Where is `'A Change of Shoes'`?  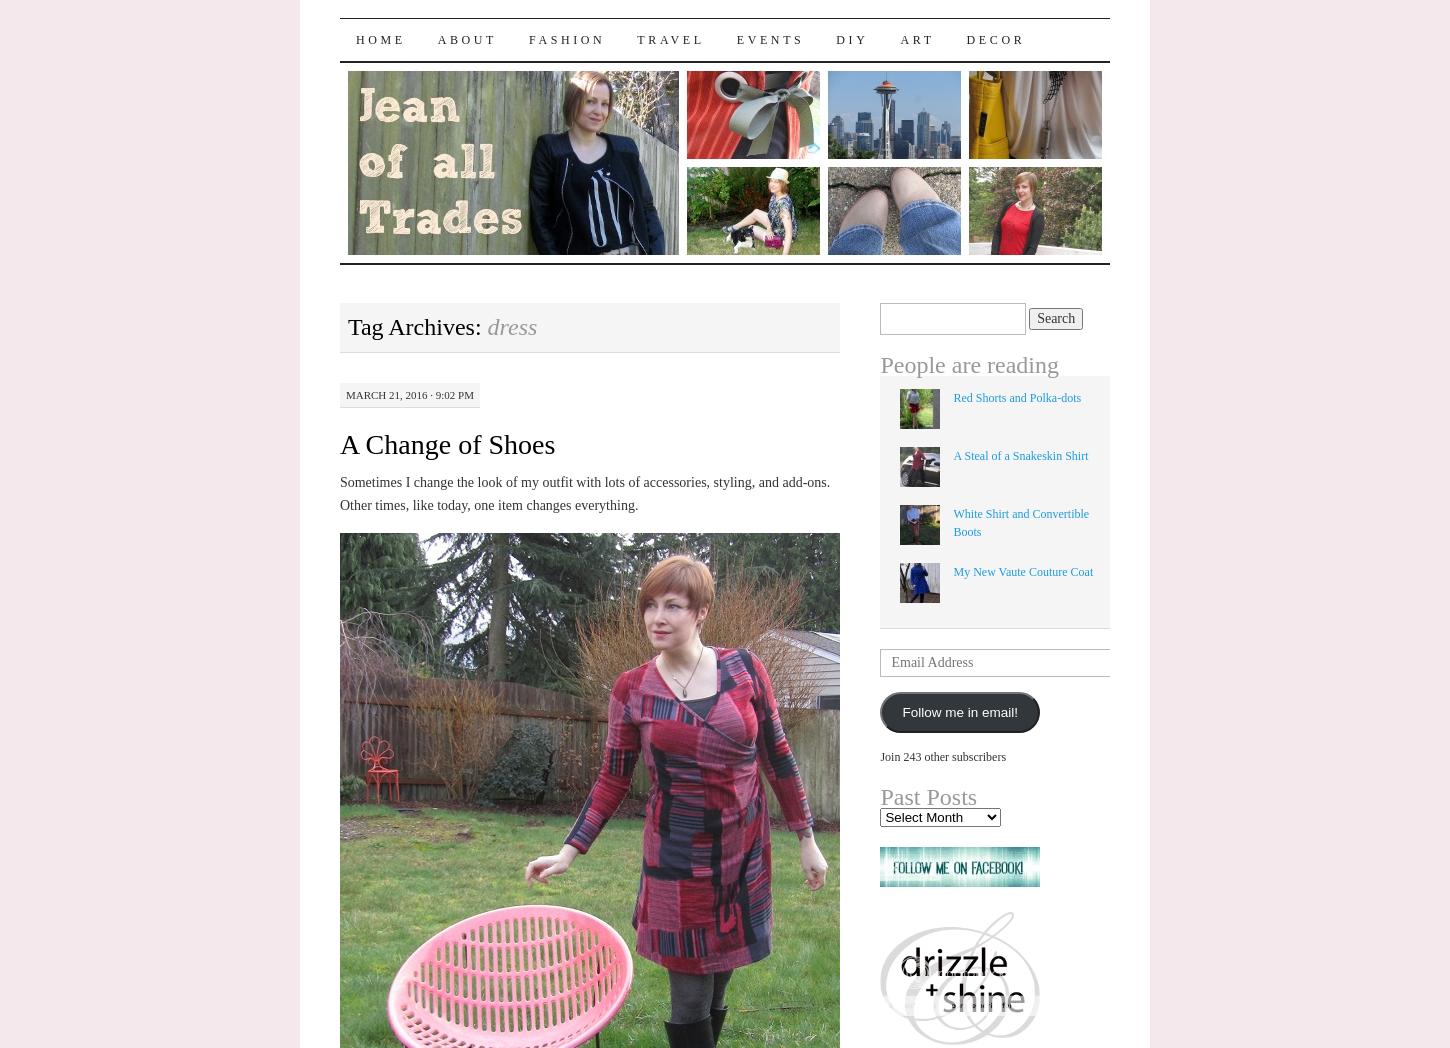 'A Change of Shoes' is located at coordinates (446, 442).